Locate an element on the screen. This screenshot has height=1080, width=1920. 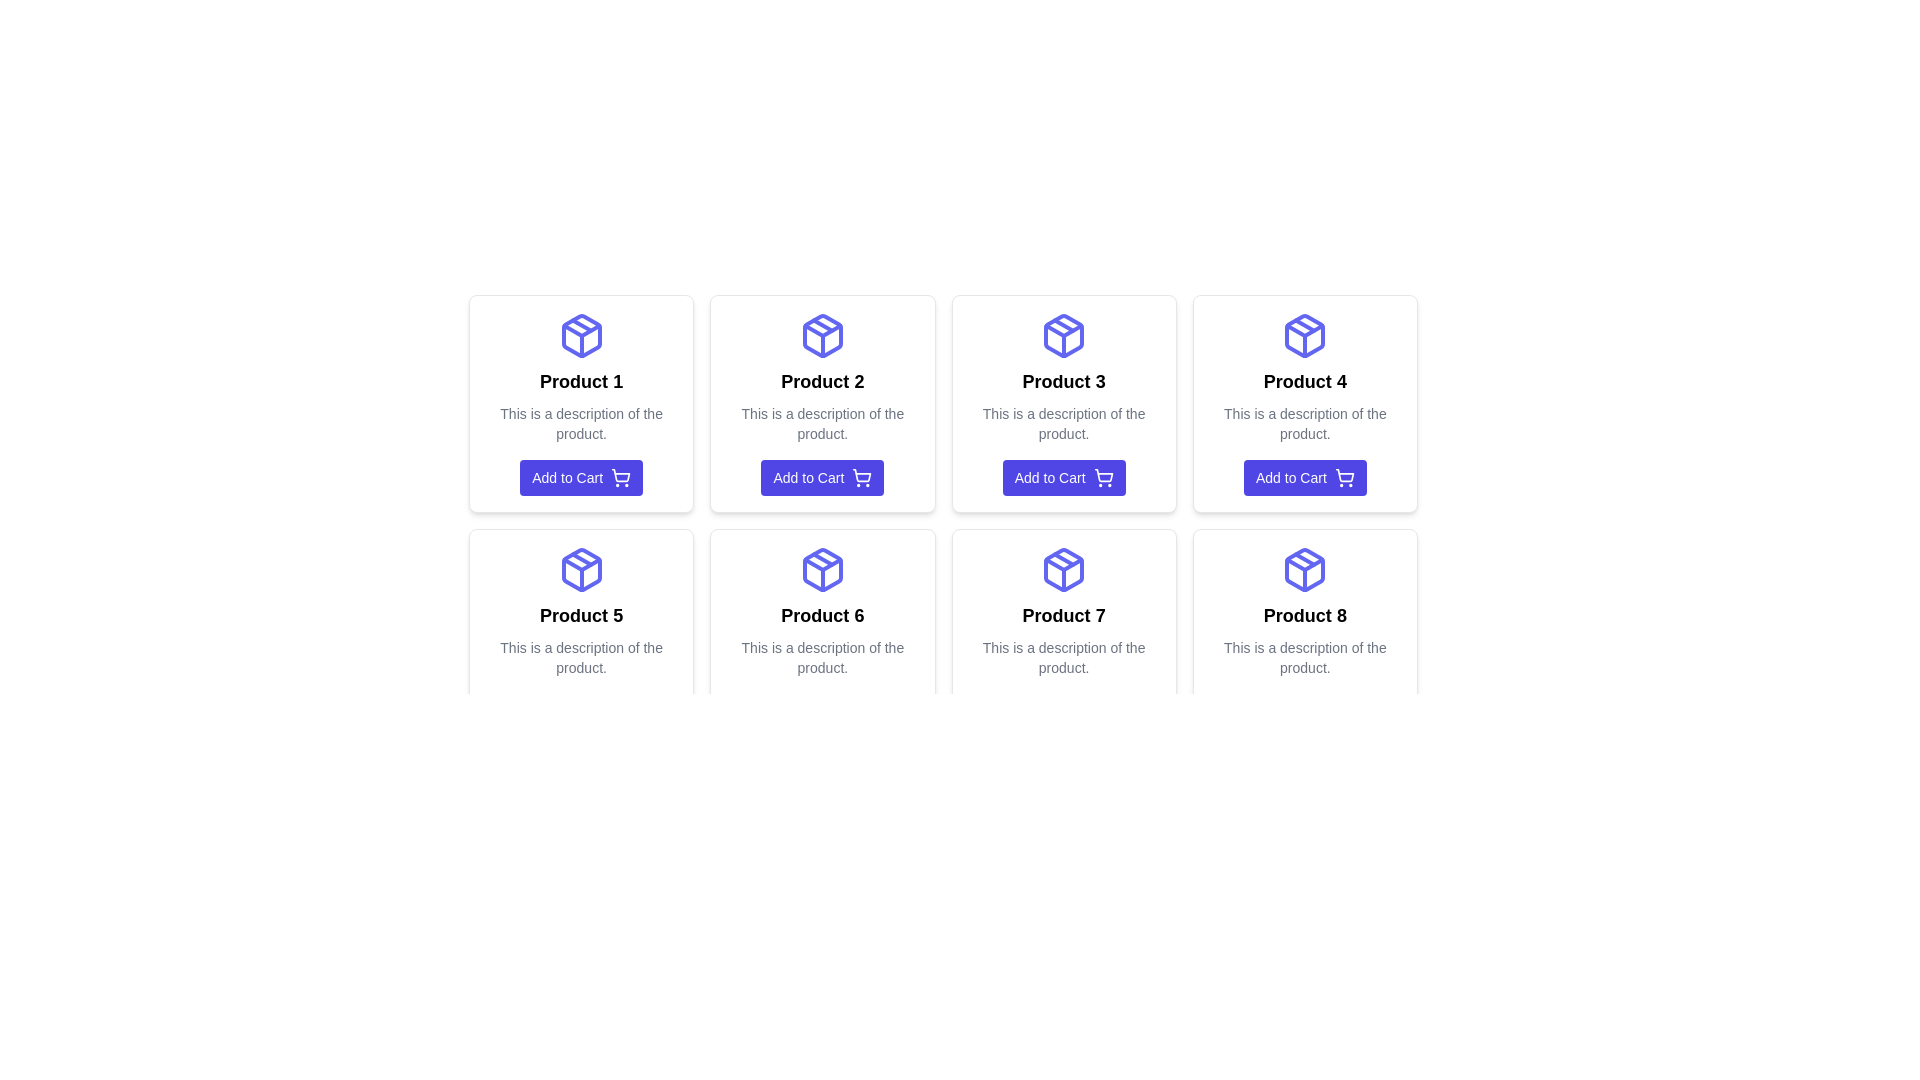
the product icon located in the top-left corner of the 'Product 1' card, which is represented by a distinctive SVG graphic above the product title and description is located at coordinates (580, 334).